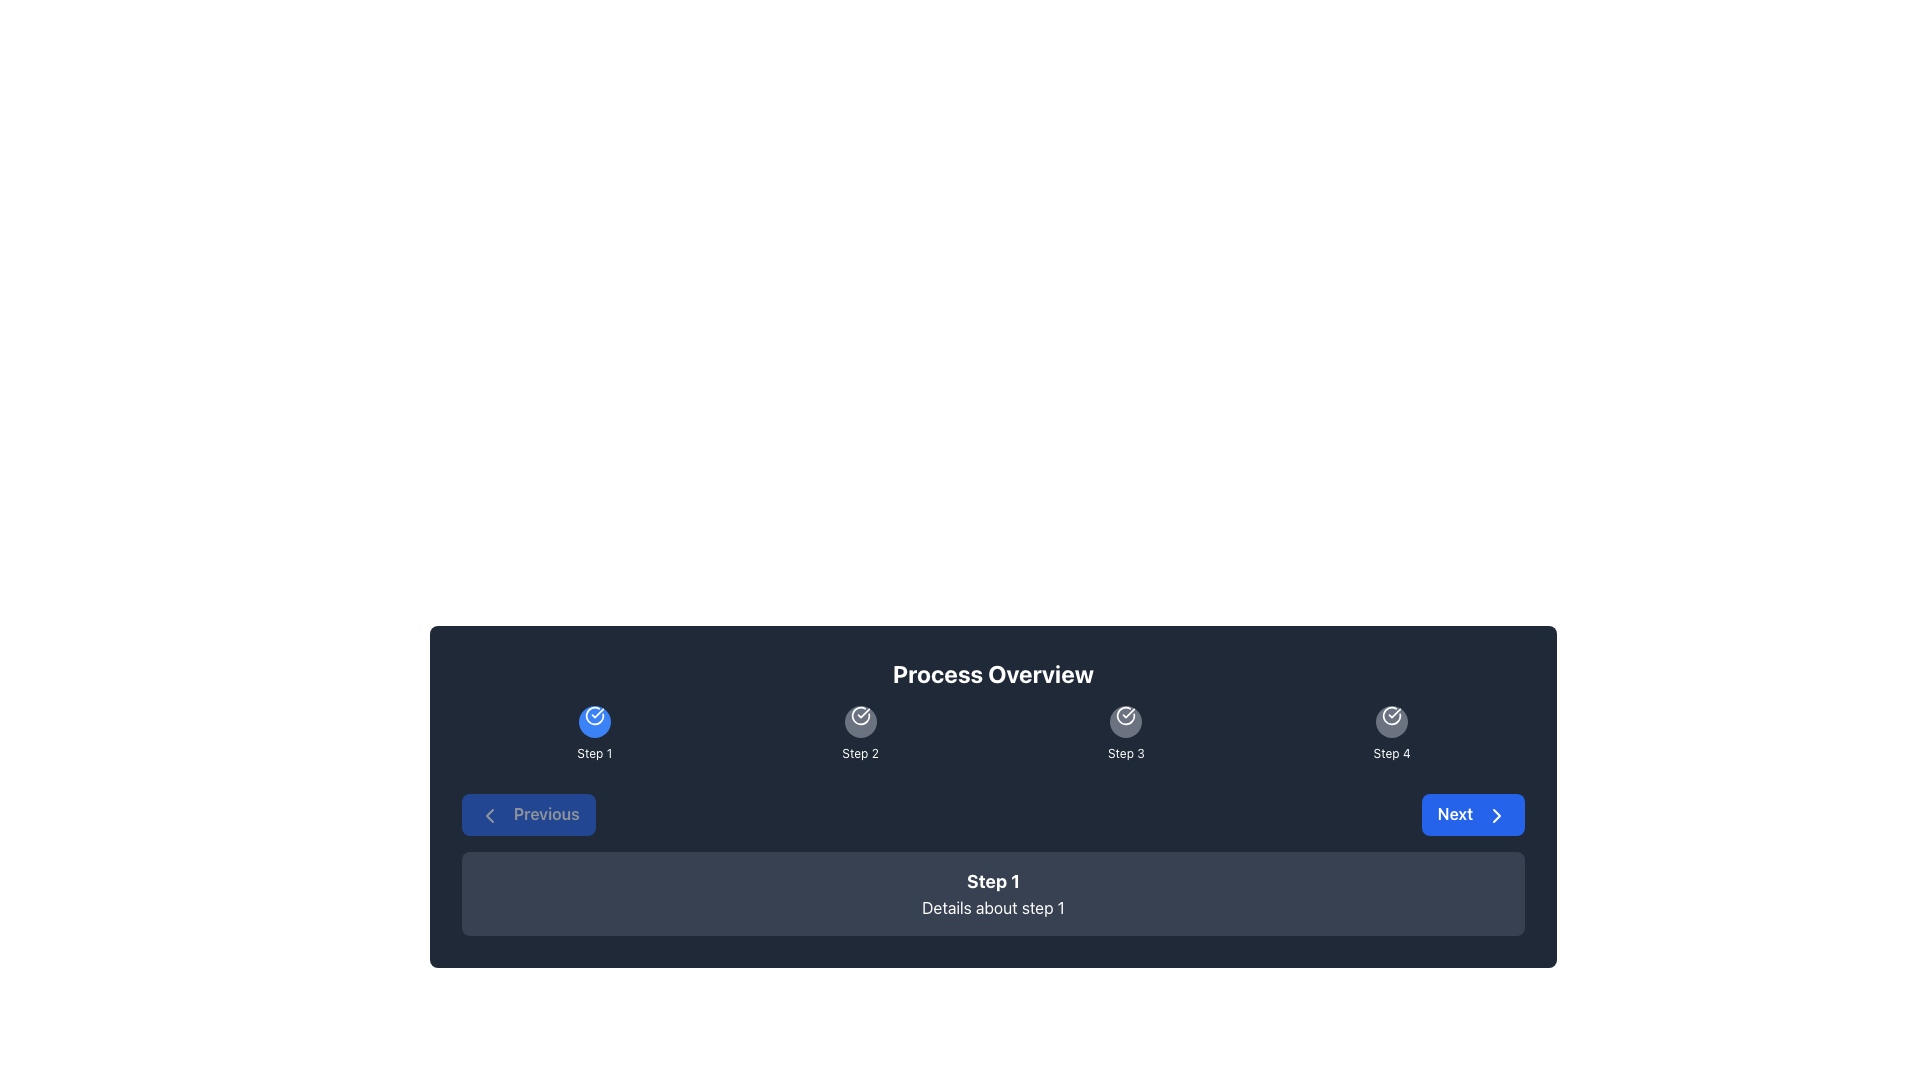 This screenshot has height=1080, width=1920. I want to click on the second circular icon with a white outline and a checkmark, located on a dark background, so click(860, 715).